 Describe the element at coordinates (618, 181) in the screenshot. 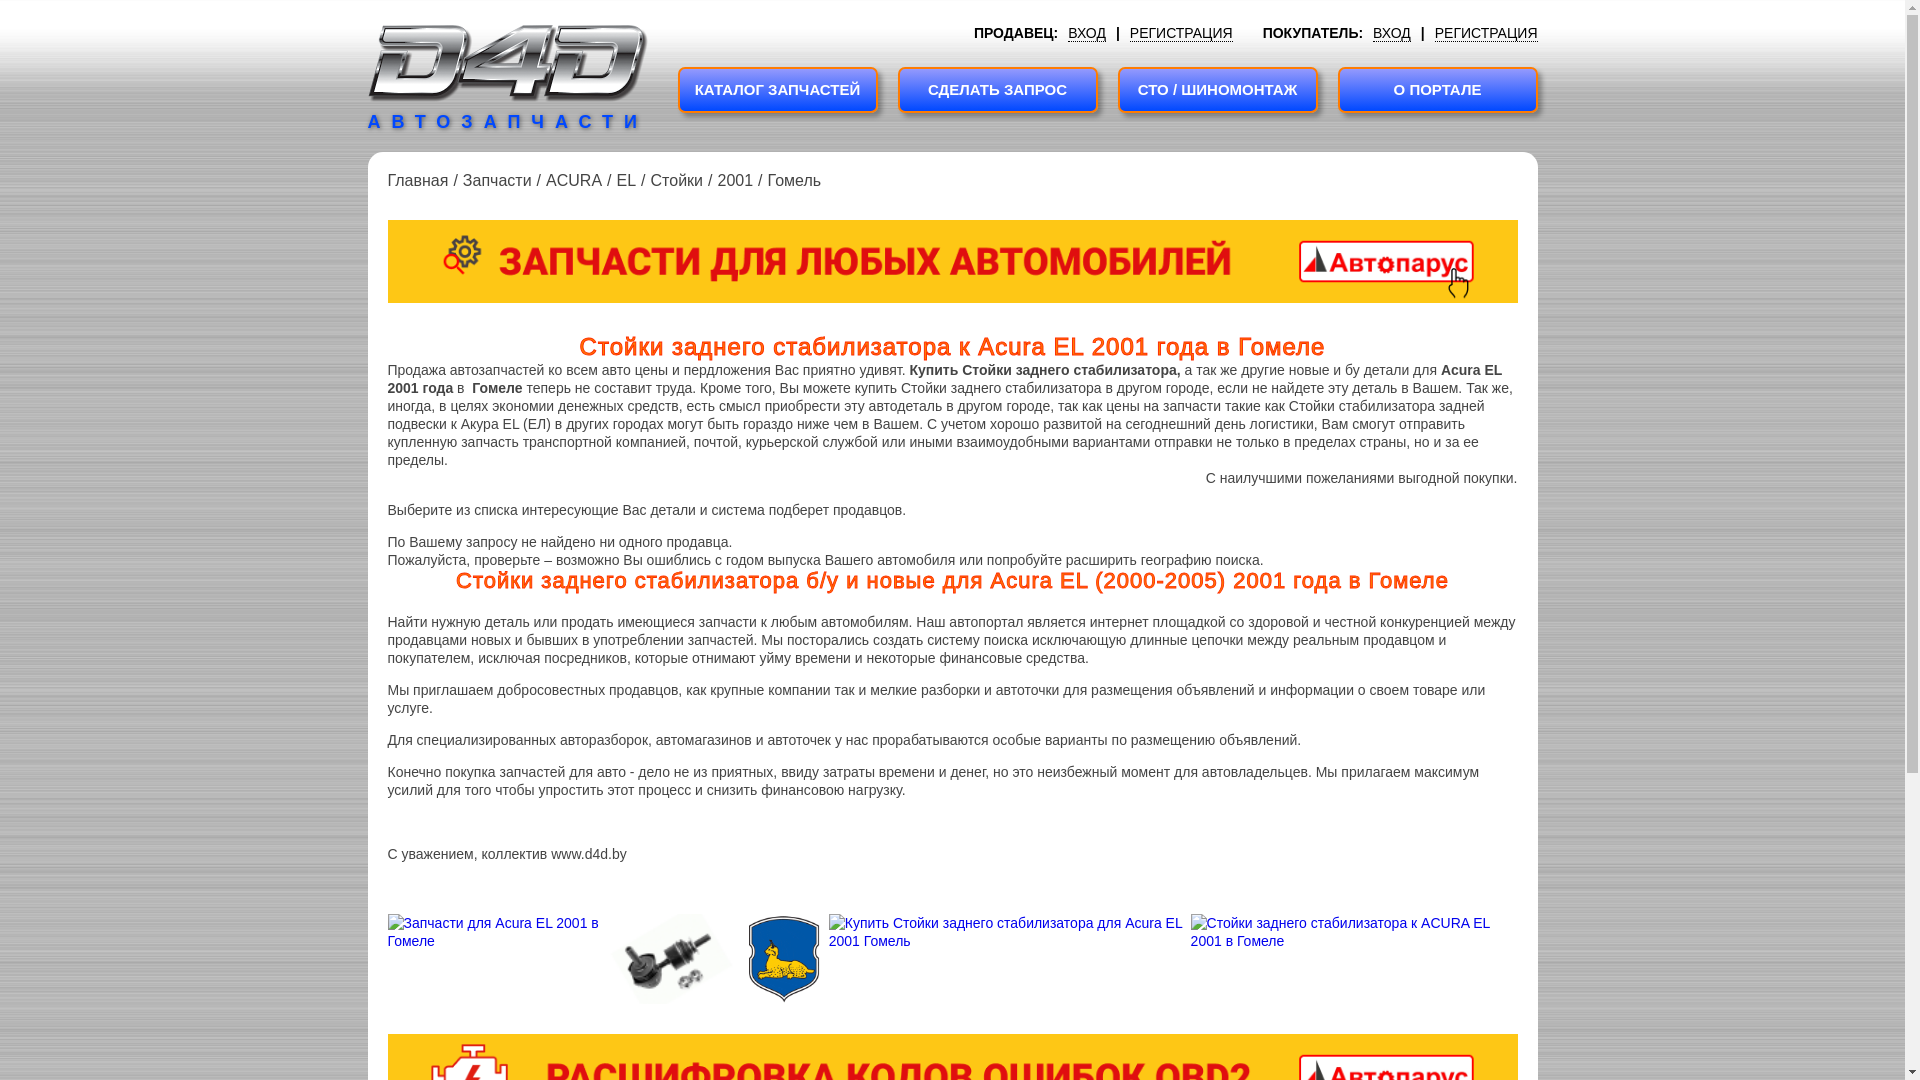

I see `'/EL'` at that location.